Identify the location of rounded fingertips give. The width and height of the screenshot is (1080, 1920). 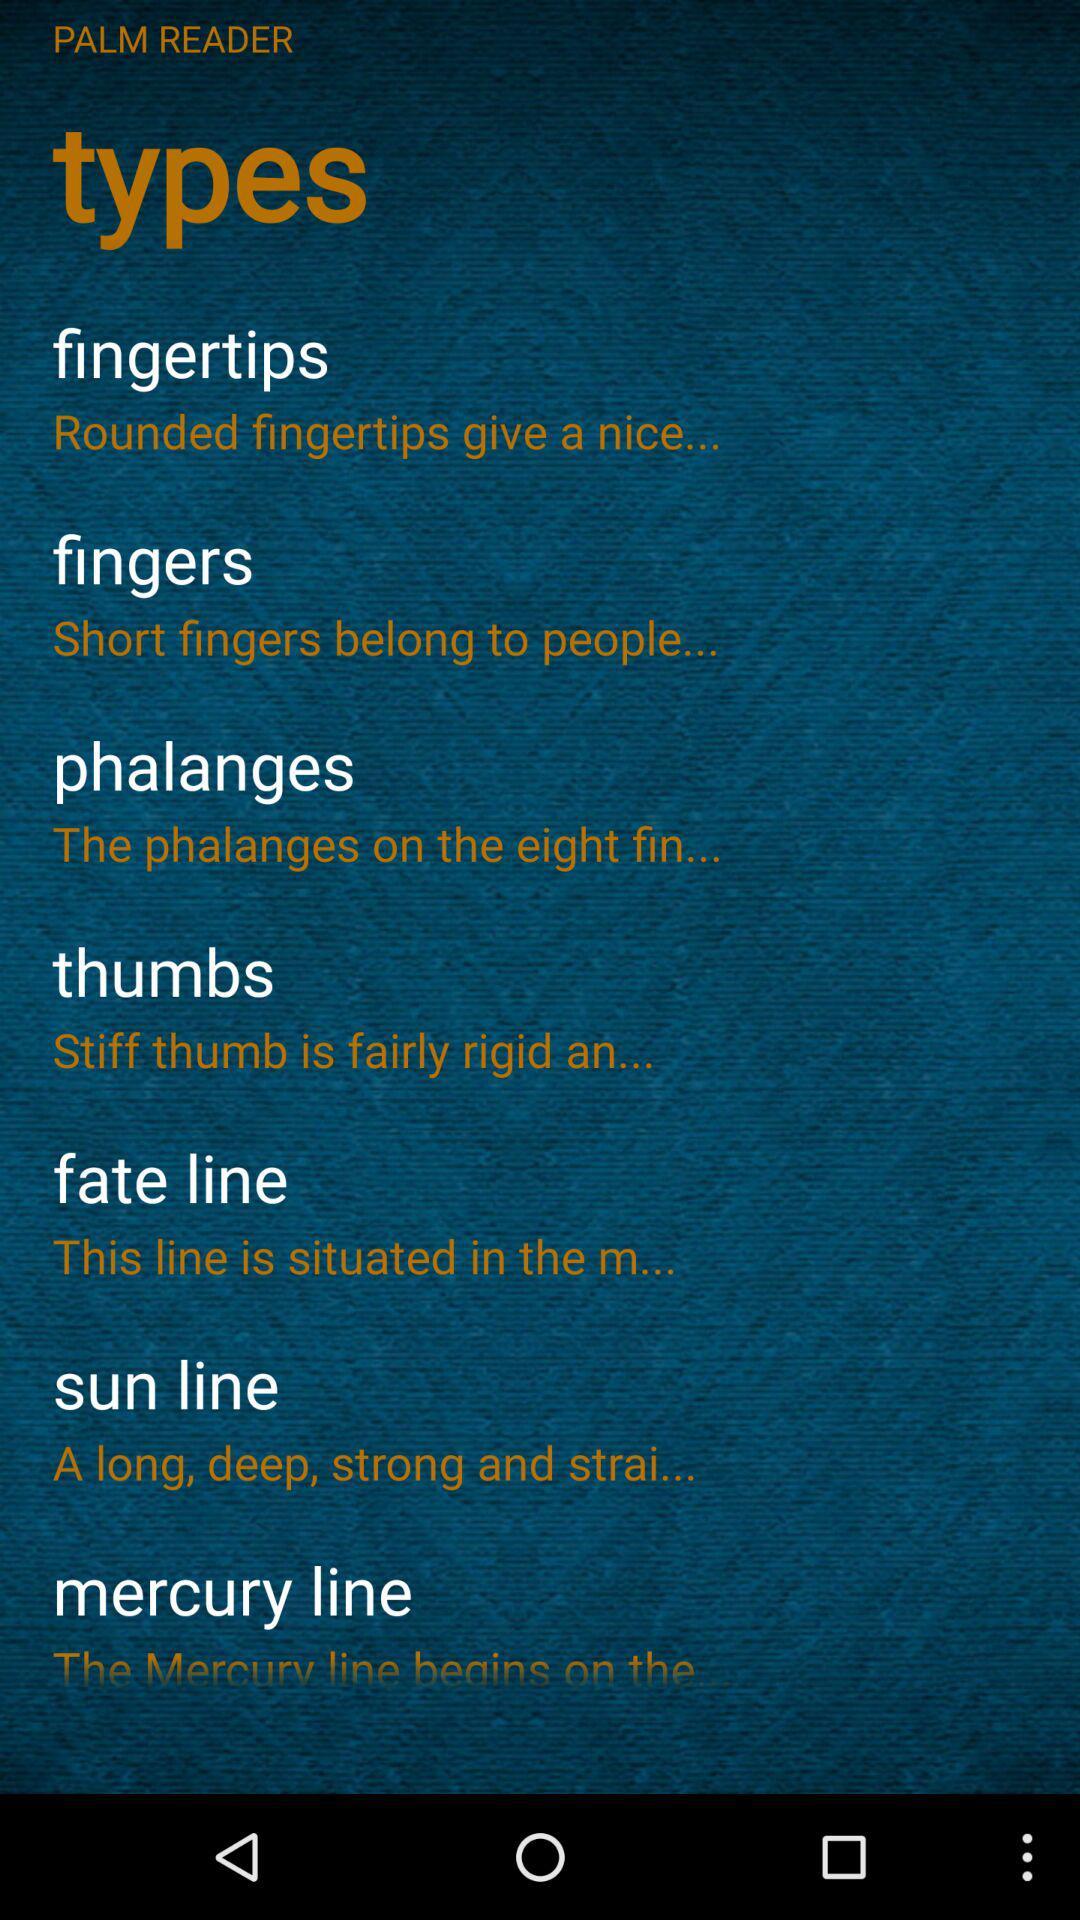
(540, 429).